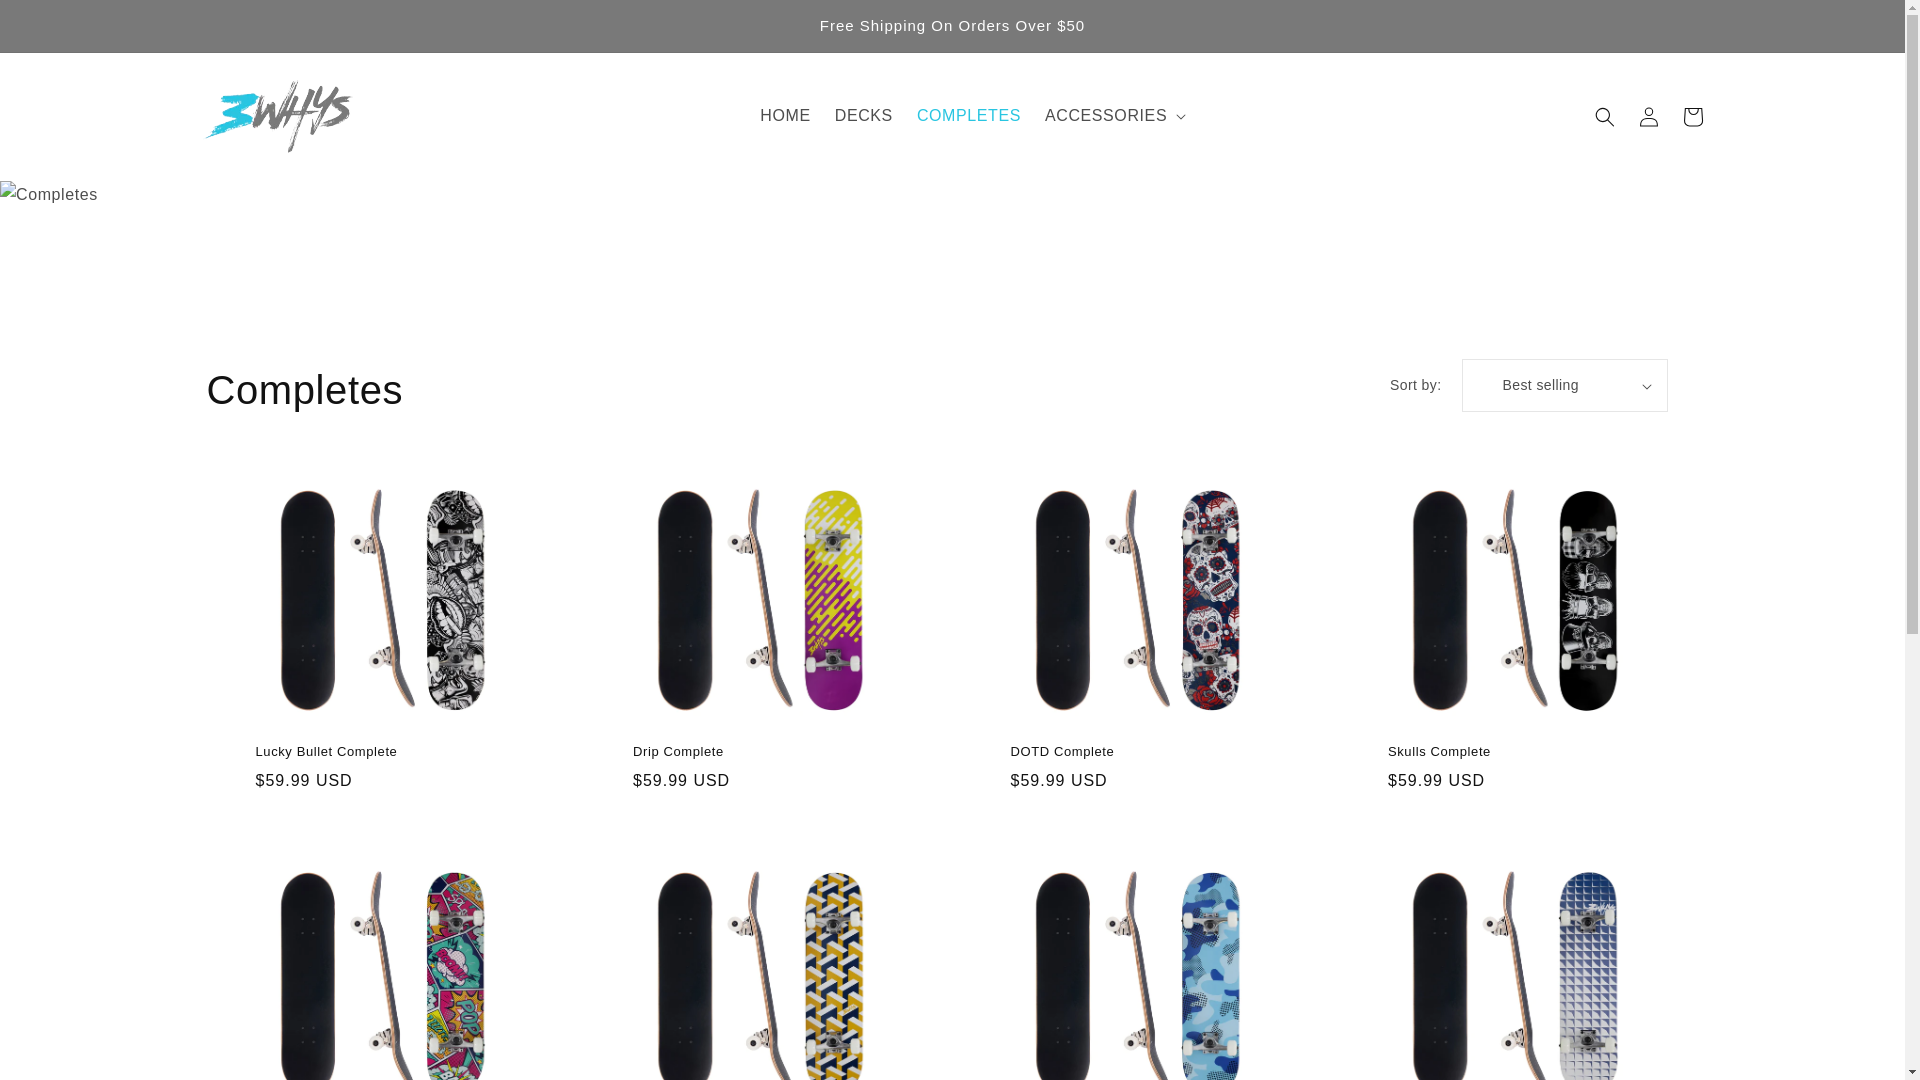 The width and height of the screenshot is (1920, 1080). Describe the element at coordinates (1009, 752) in the screenshot. I see `'DOTD Complete'` at that location.